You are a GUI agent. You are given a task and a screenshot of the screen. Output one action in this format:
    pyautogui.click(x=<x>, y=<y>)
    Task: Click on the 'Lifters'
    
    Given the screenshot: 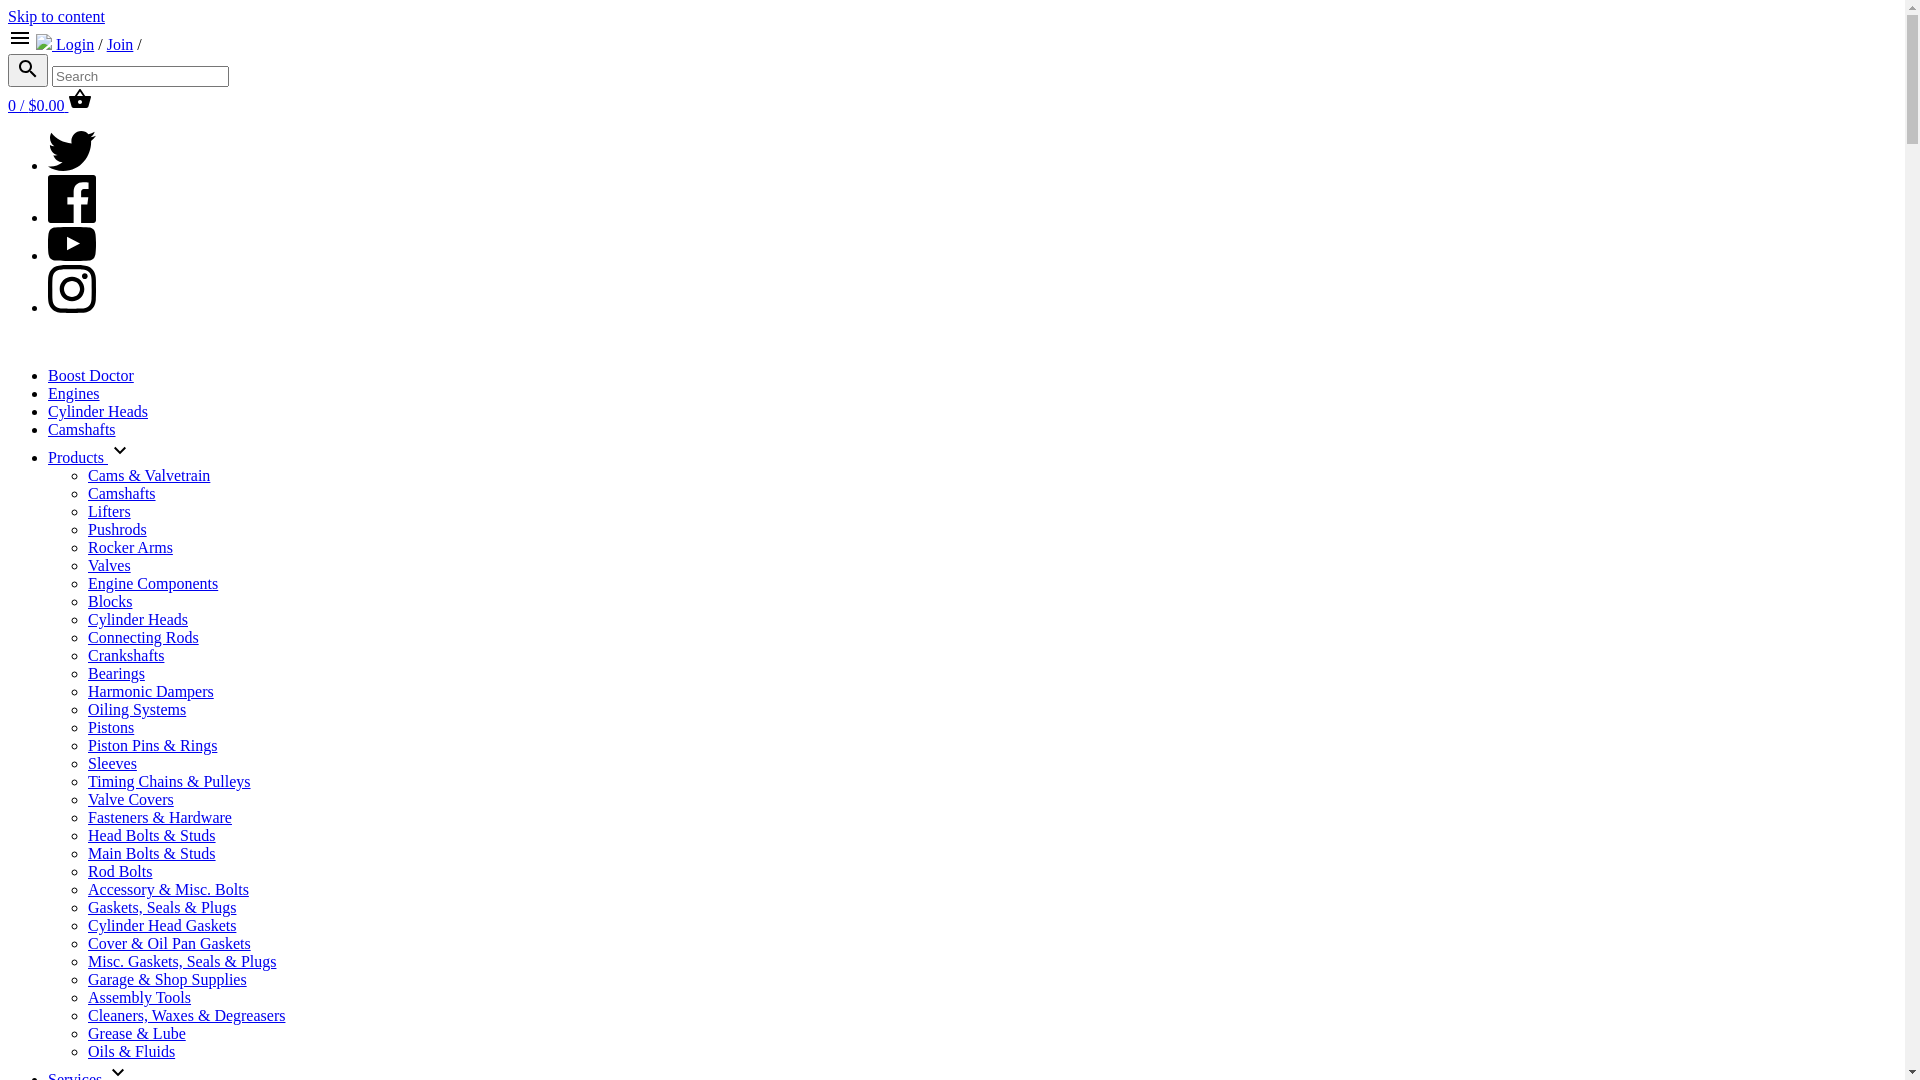 What is the action you would take?
    pyautogui.click(x=86, y=510)
    